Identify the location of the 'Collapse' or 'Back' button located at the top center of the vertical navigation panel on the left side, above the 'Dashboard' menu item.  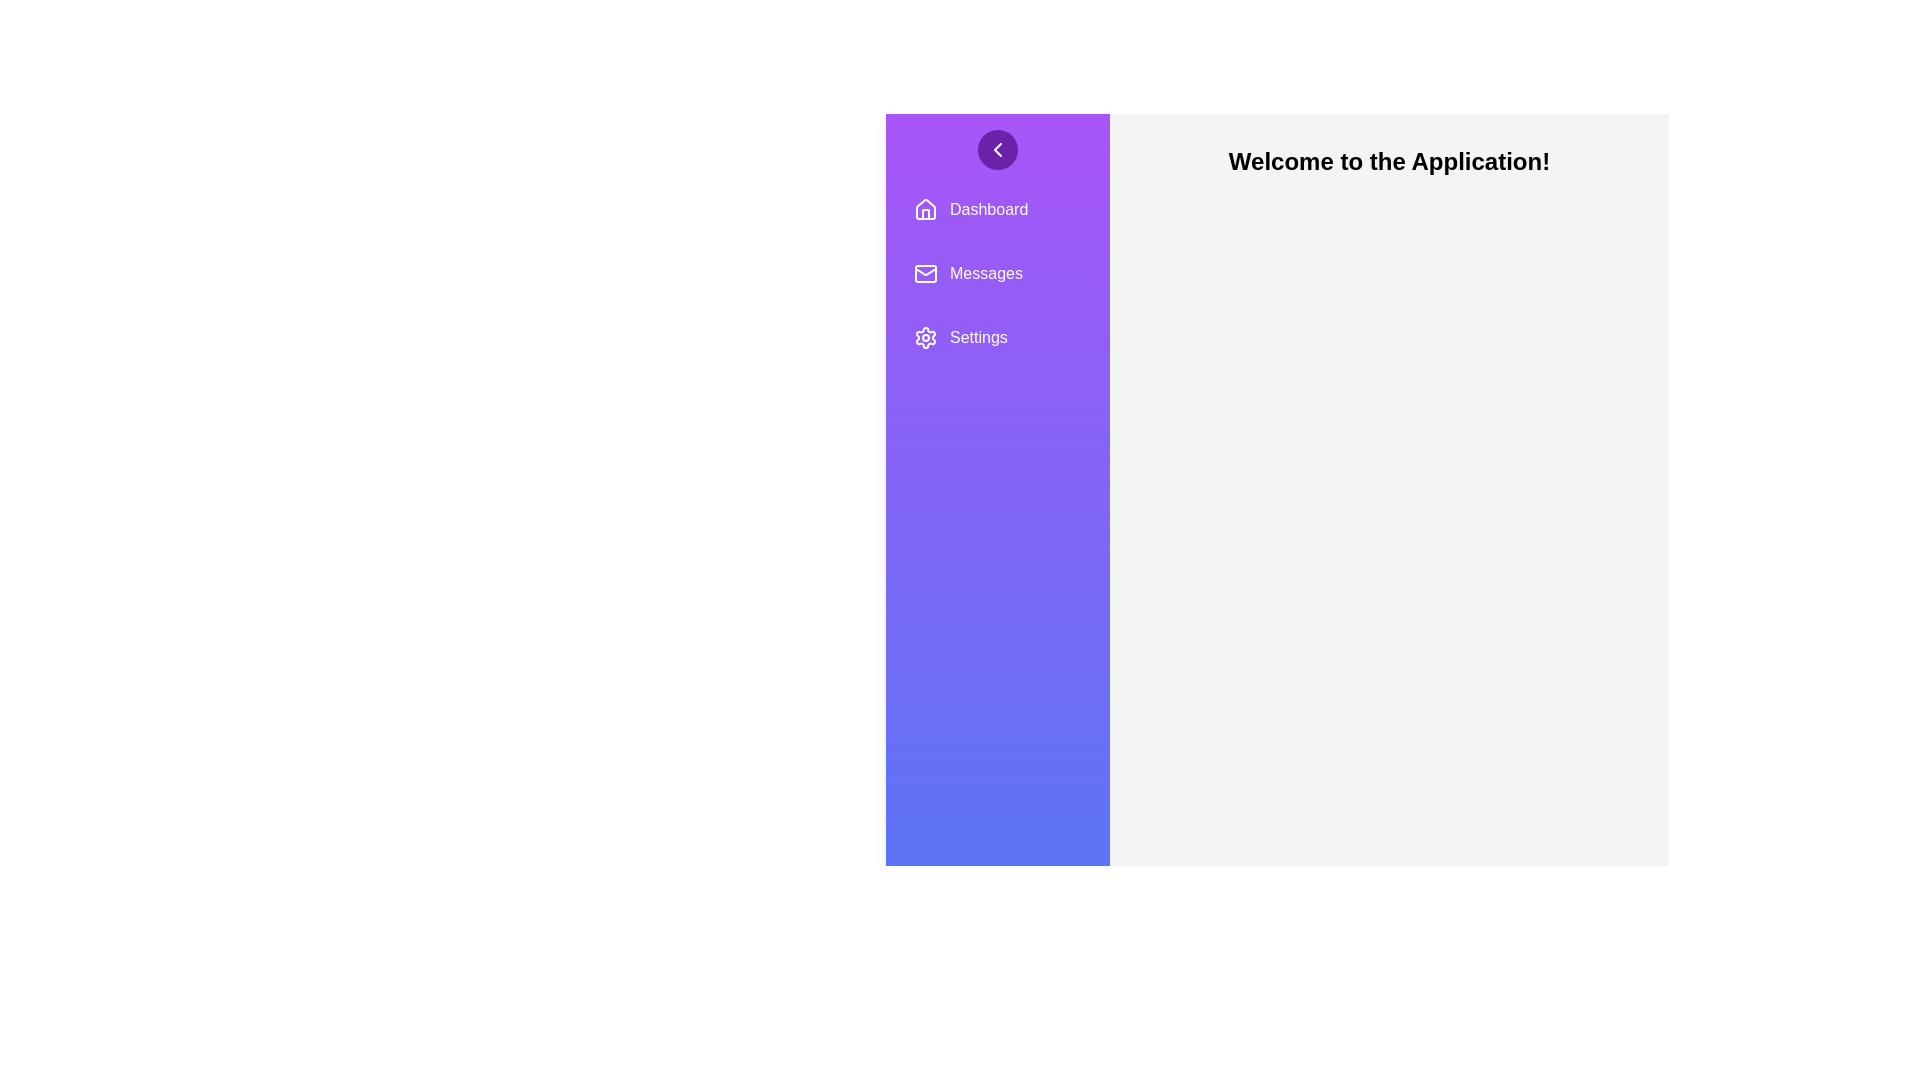
(998, 149).